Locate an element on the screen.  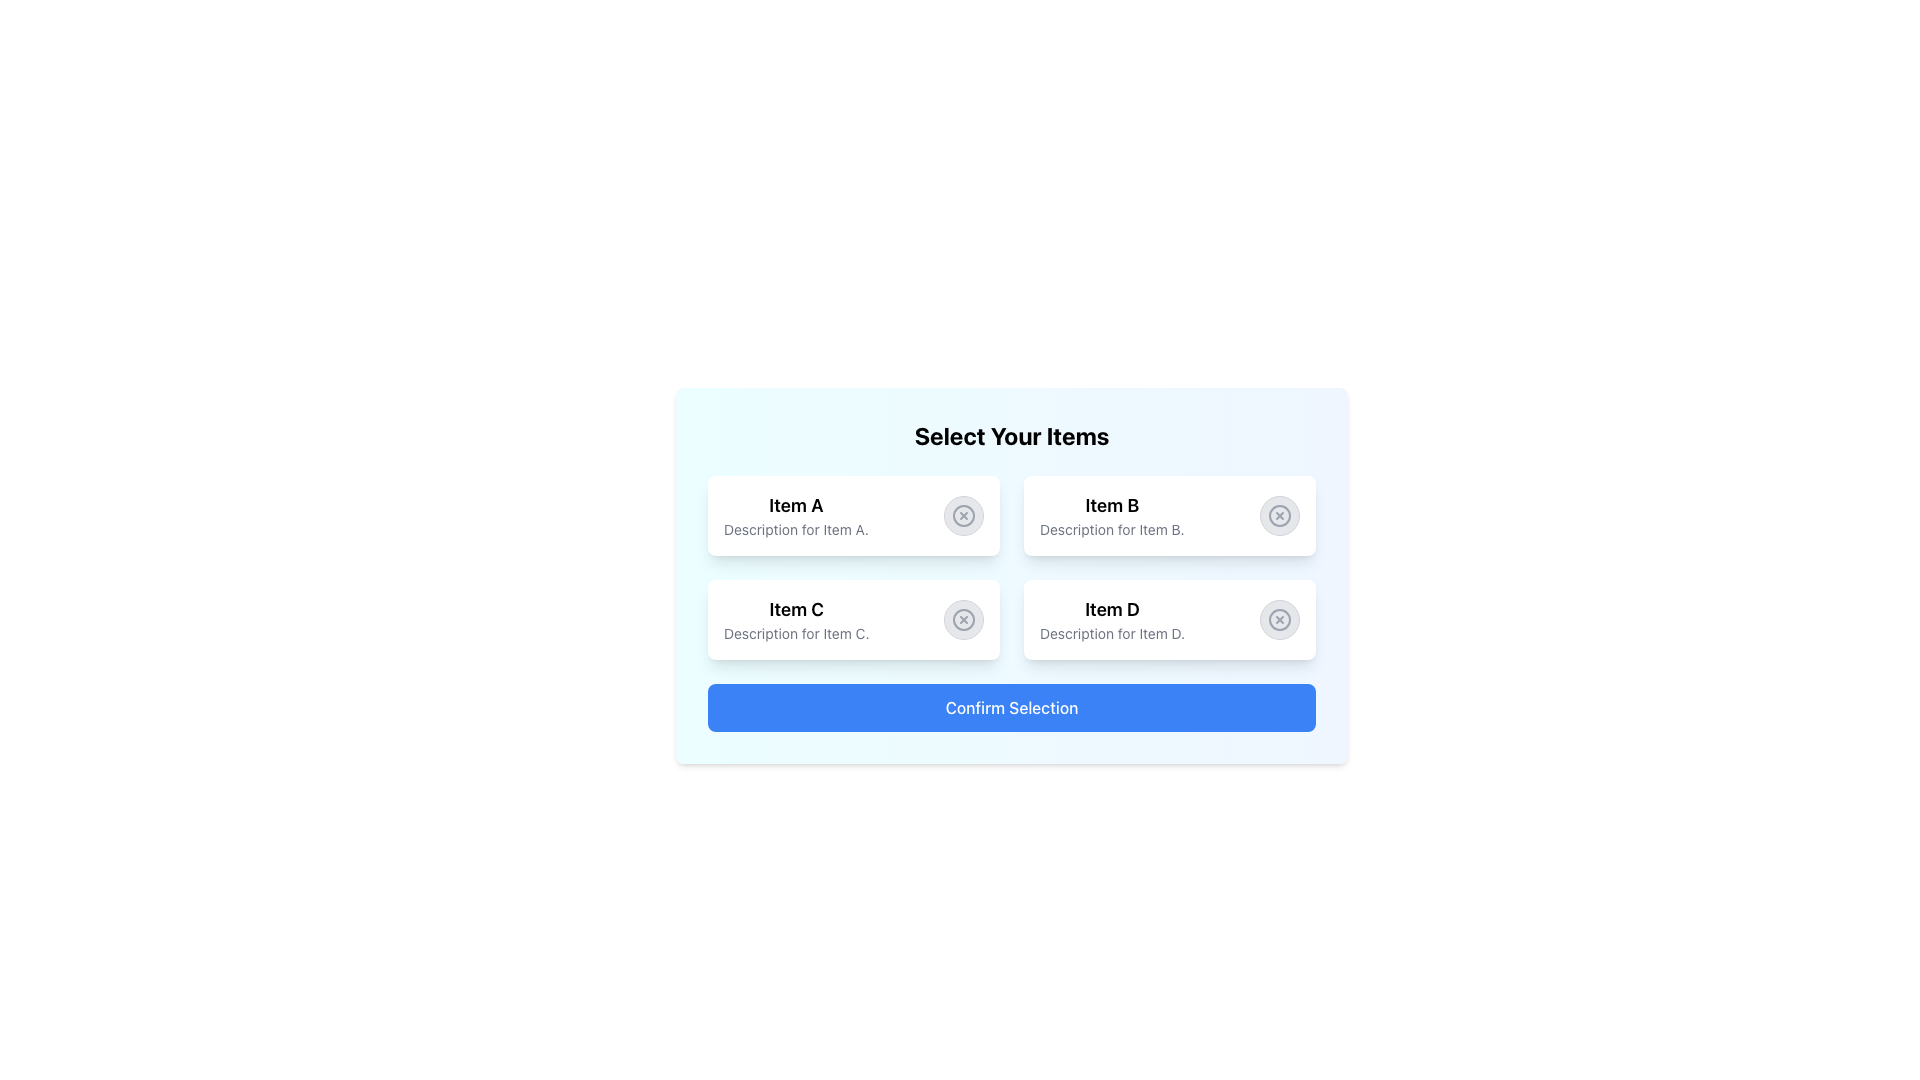
the circular gray button with an 'X' icon located to the right of the 'Item C' card in the bottom-left segment of the grid layout is located at coordinates (964, 619).